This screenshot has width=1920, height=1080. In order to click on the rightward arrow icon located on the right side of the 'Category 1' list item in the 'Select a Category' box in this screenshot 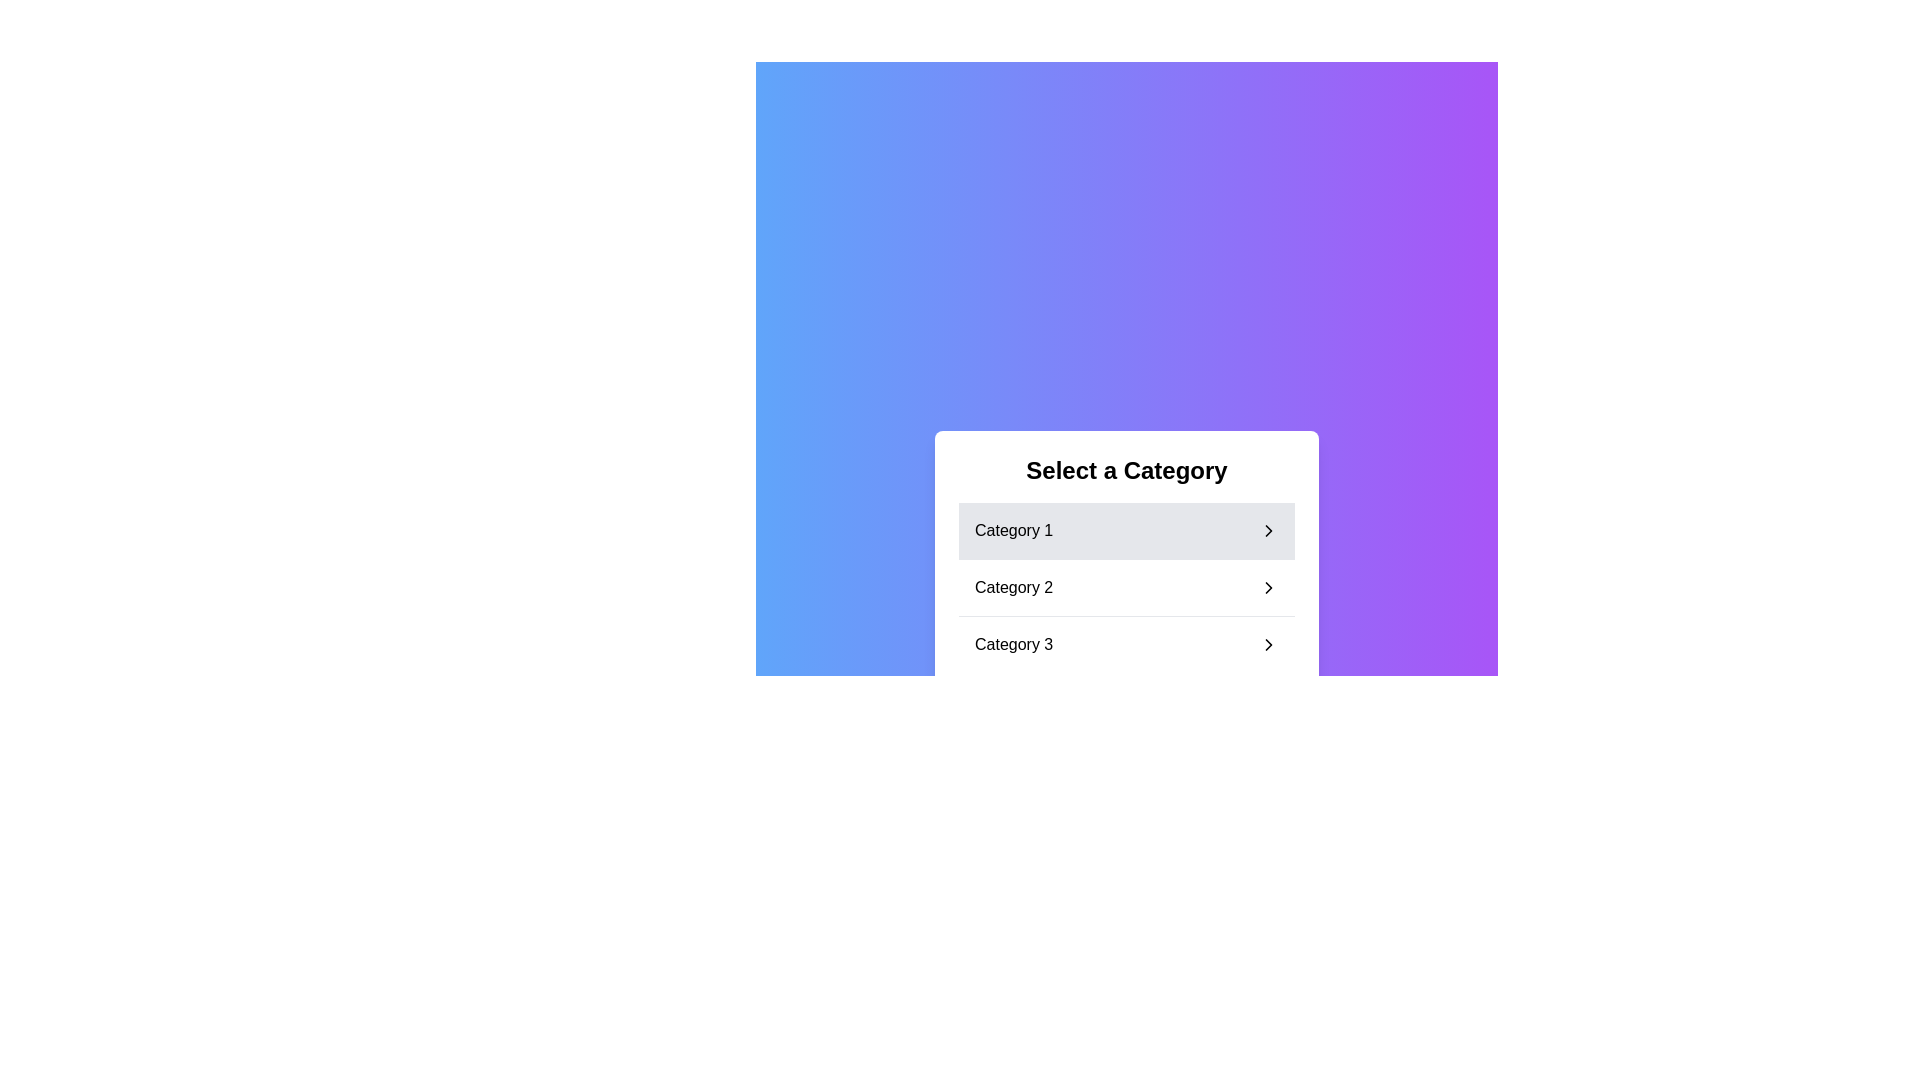, I will do `click(1267, 530)`.